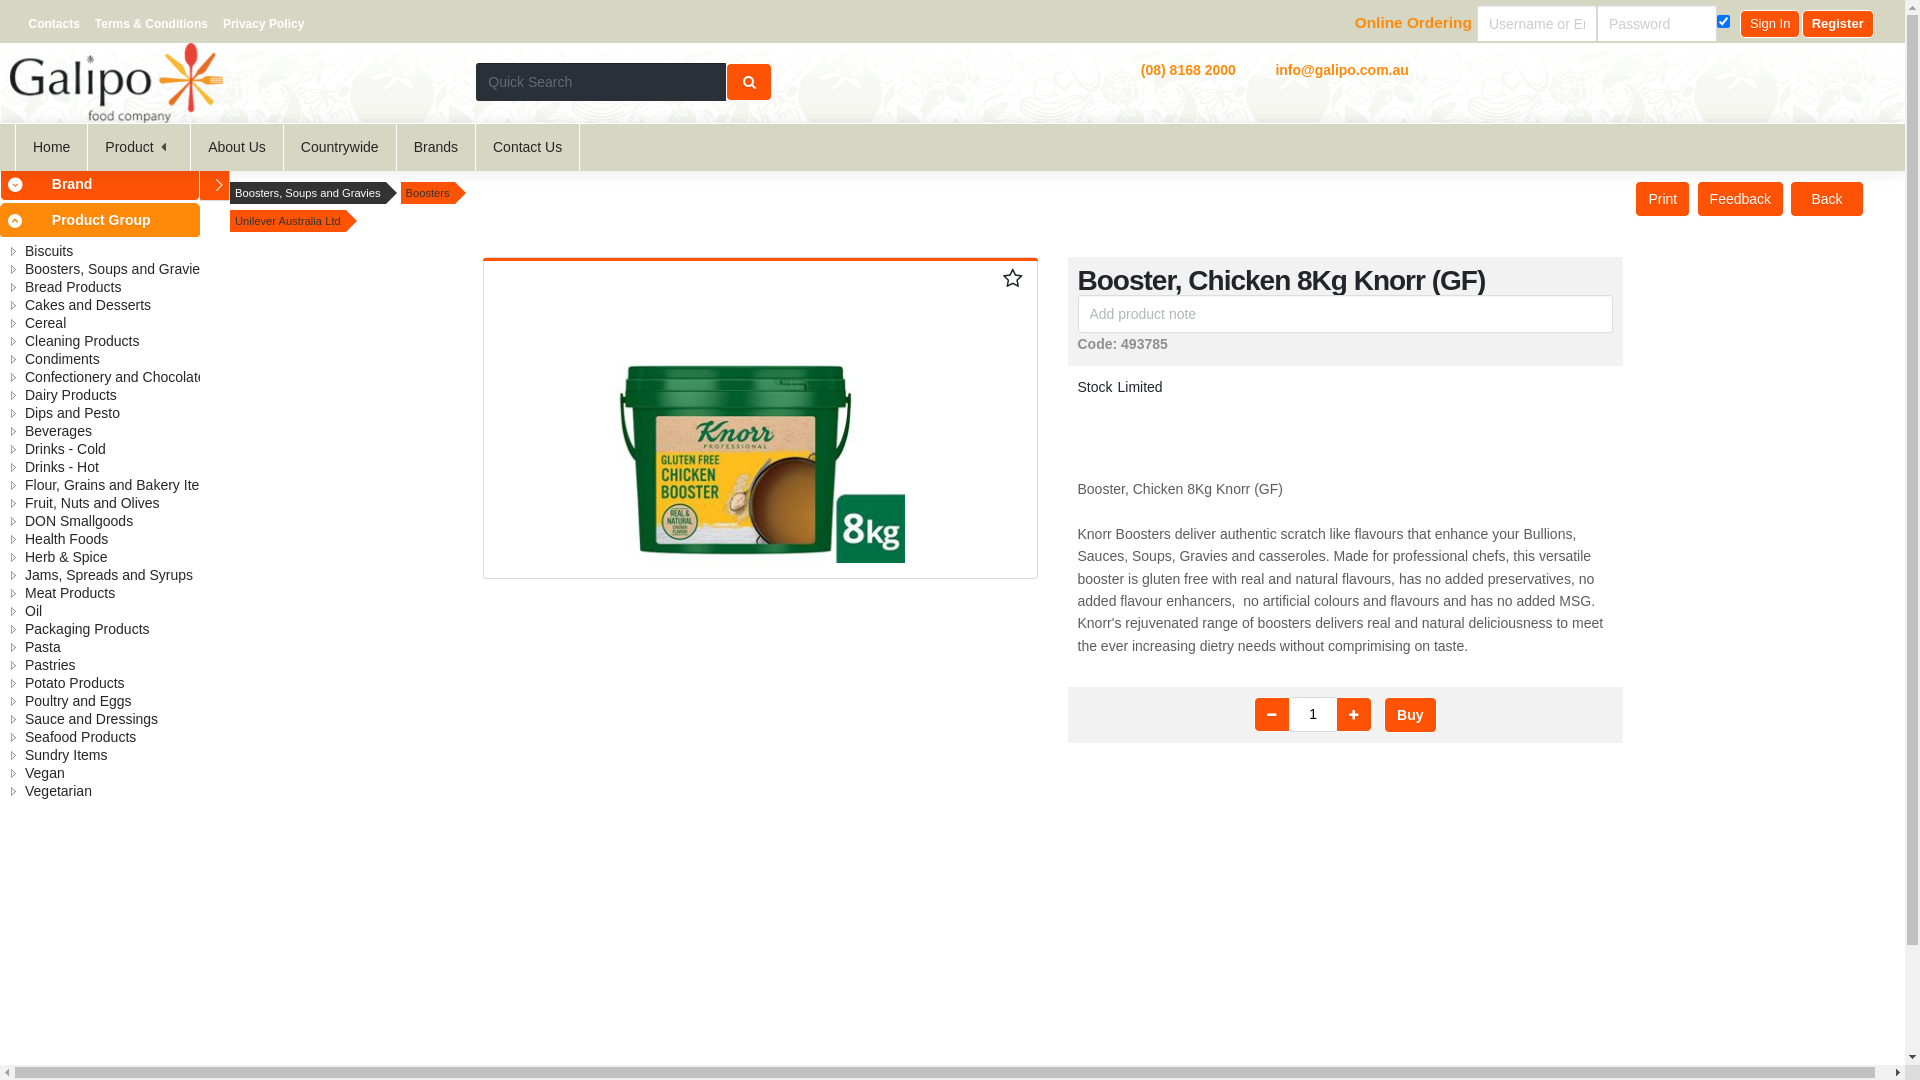 This screenshot has height=1080, width=1920. Describe the element at coordinates (66, 538) in the screenshot. I see `'Health Foods'` at that location.